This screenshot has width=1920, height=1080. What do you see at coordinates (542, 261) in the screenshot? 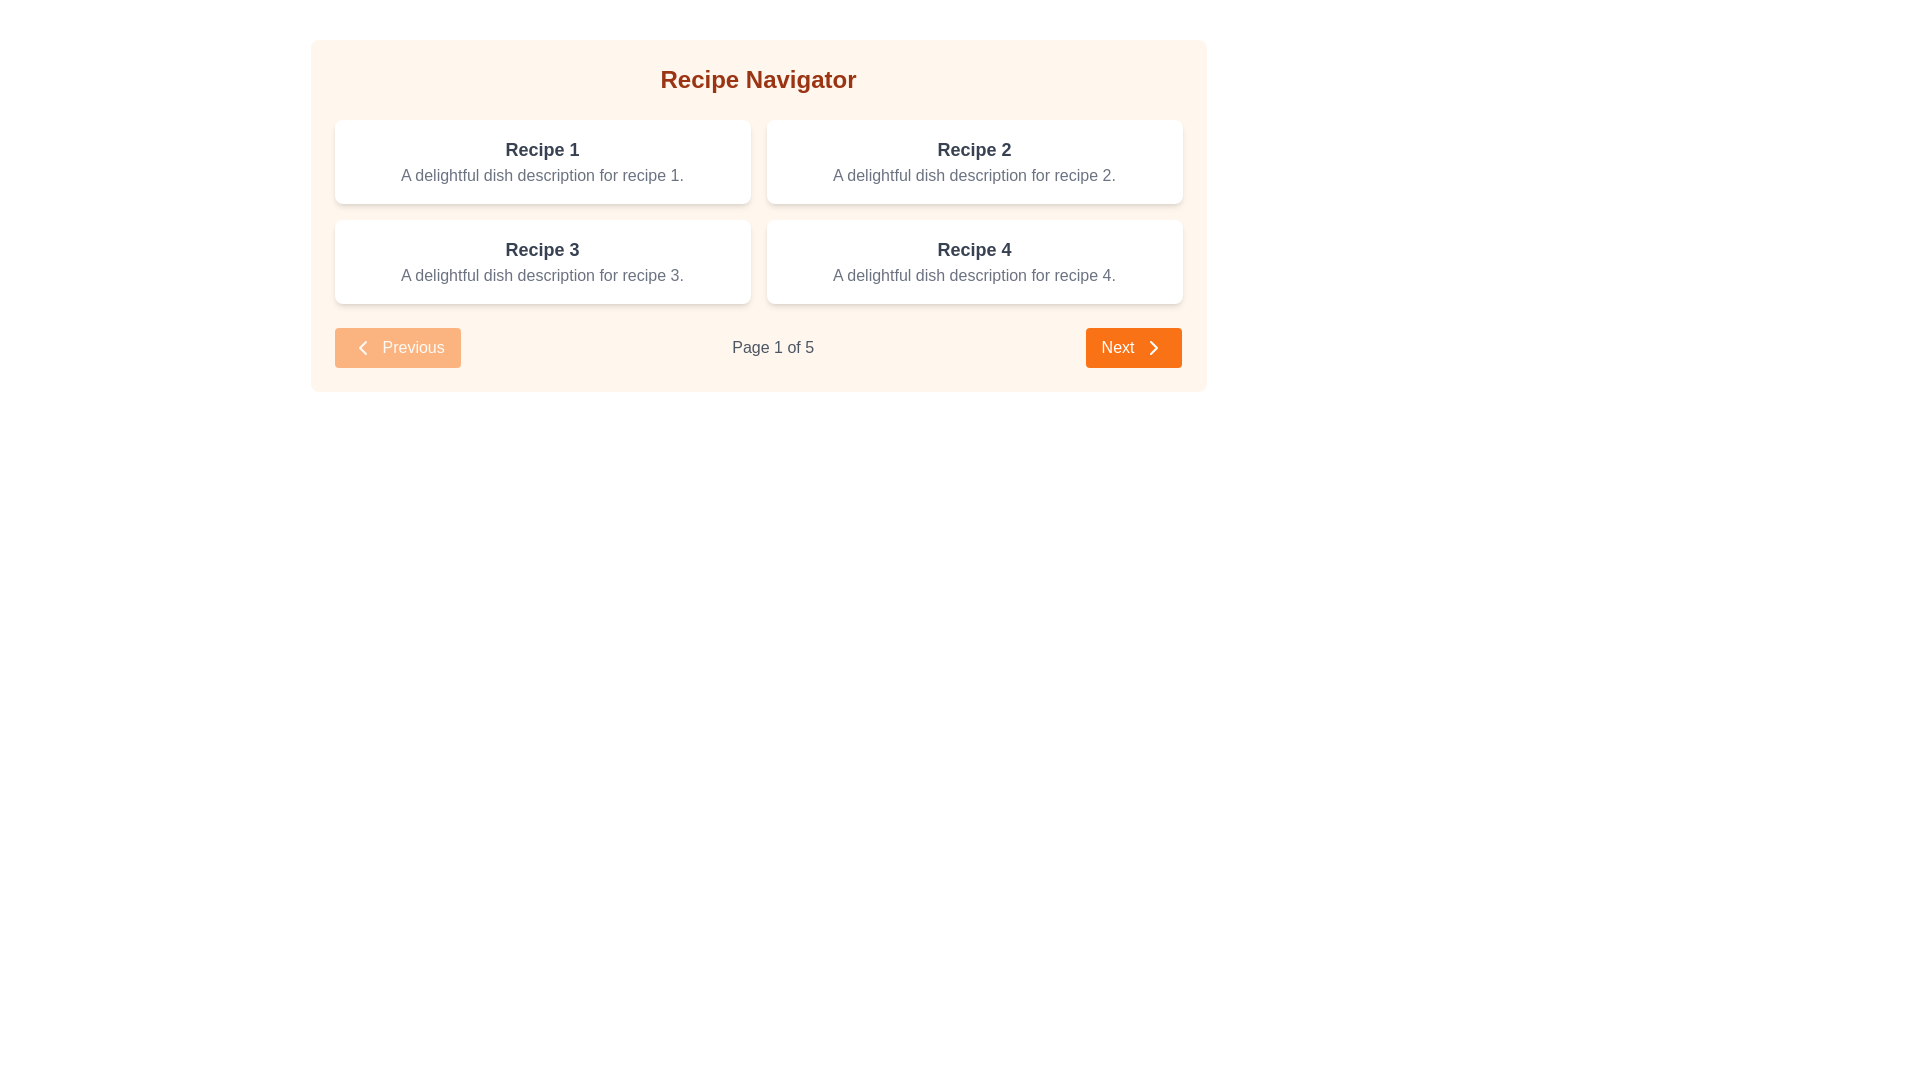
I see `the informational card titled 'Recipe 3' which is styled with a white background and contains a bold title and a description, located in the bottom-left slot of the grid layout` at bounding box center [542, 261].